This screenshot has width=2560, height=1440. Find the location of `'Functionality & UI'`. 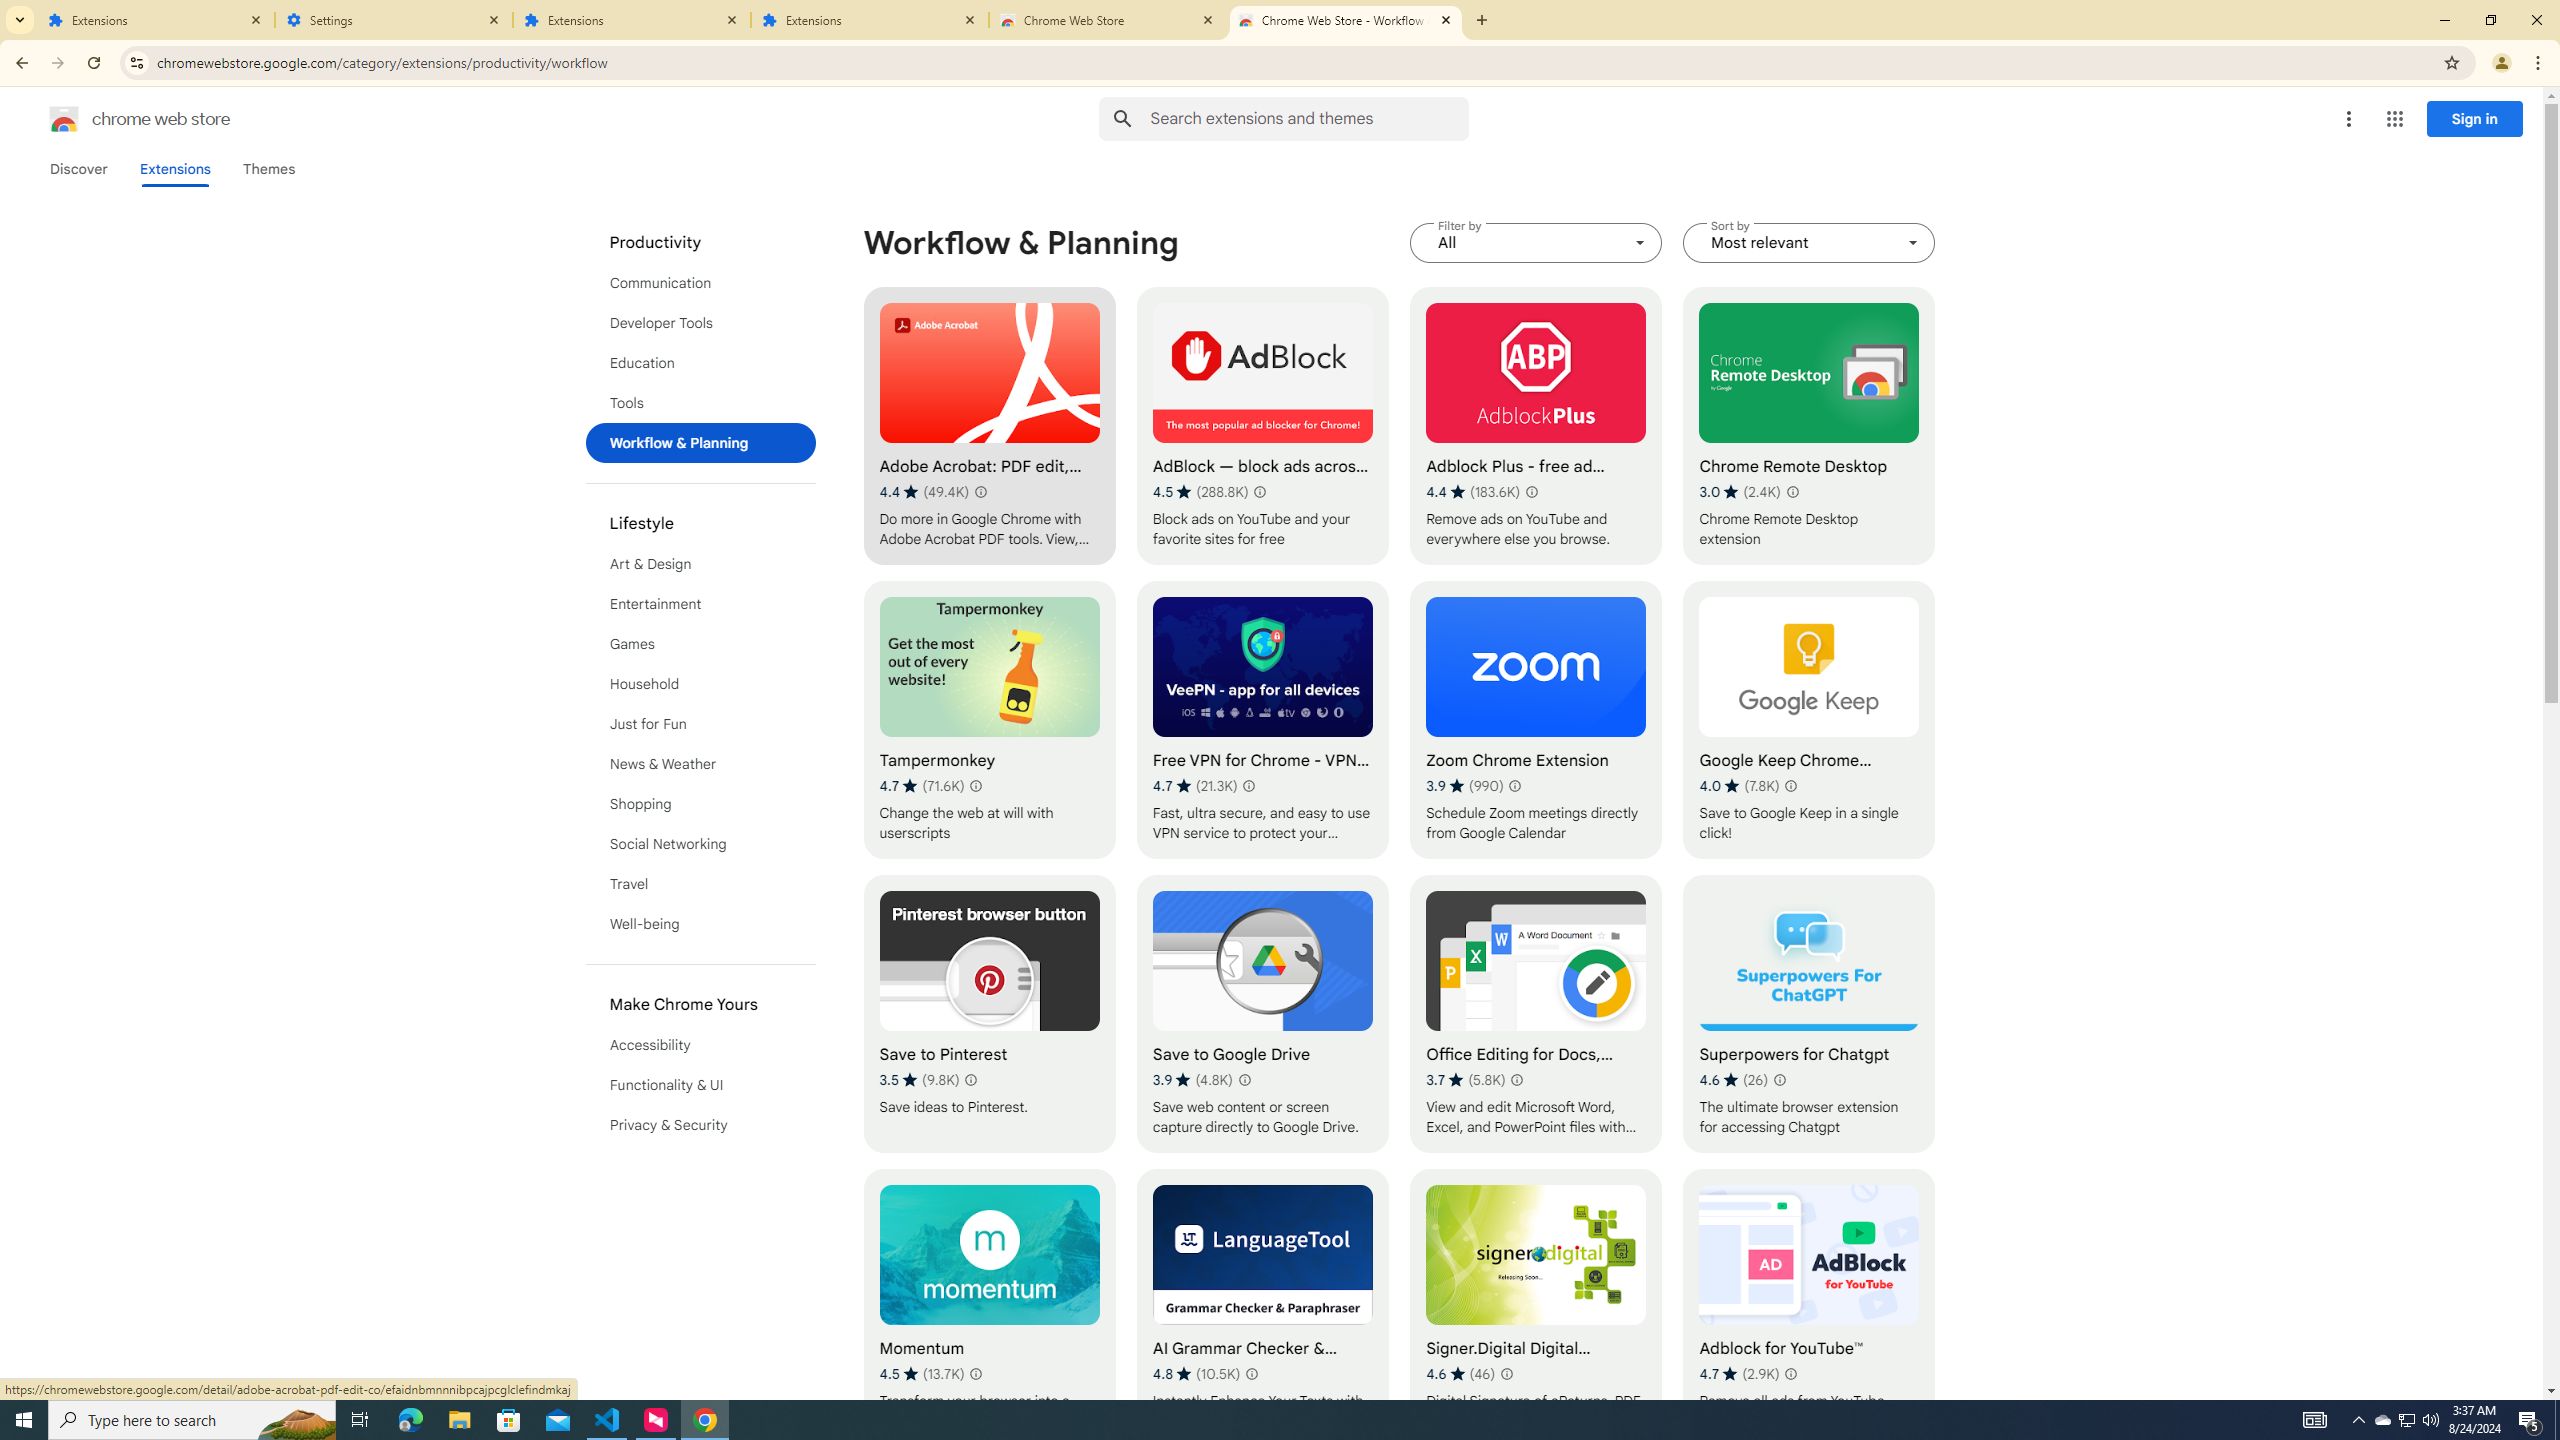

'Functionality & UI' is located at coordinates (701, 1084).